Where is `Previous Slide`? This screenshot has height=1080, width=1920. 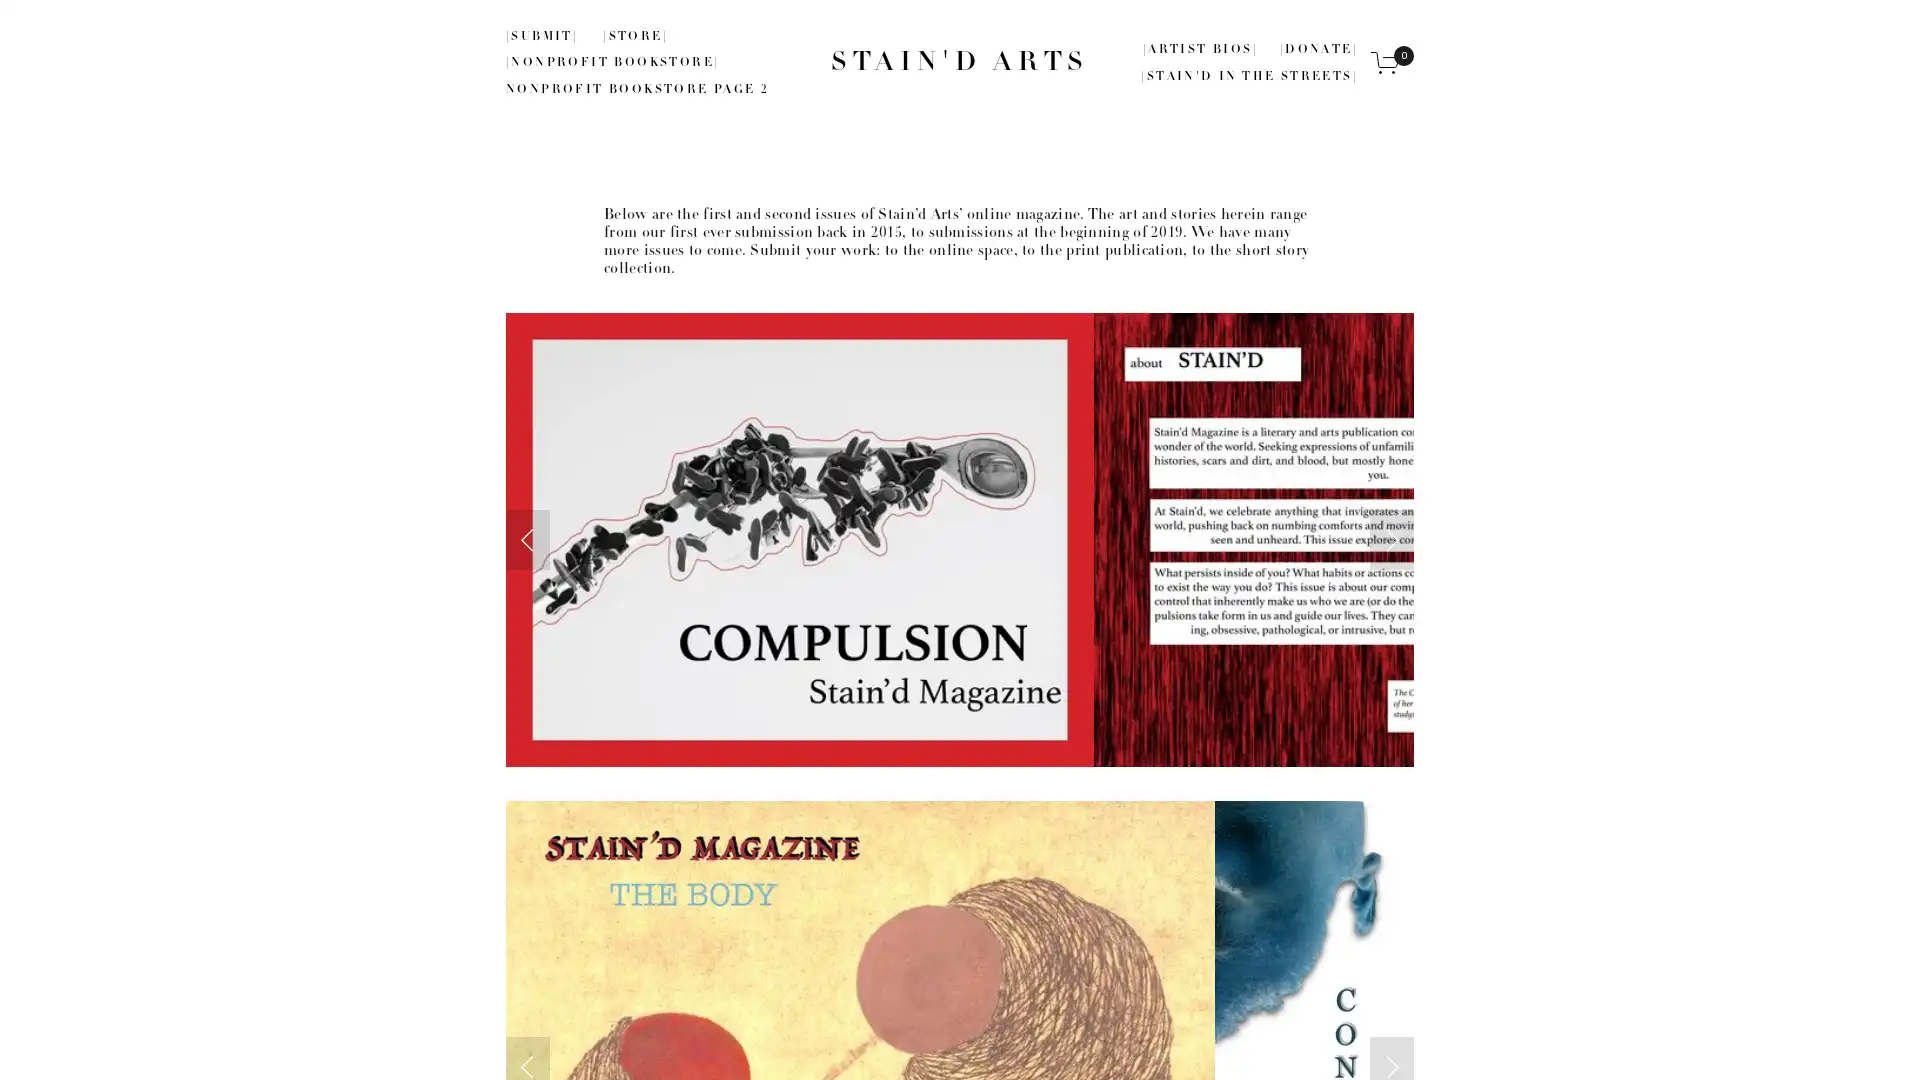 Previous Slide is located at coordinates (528, 538).